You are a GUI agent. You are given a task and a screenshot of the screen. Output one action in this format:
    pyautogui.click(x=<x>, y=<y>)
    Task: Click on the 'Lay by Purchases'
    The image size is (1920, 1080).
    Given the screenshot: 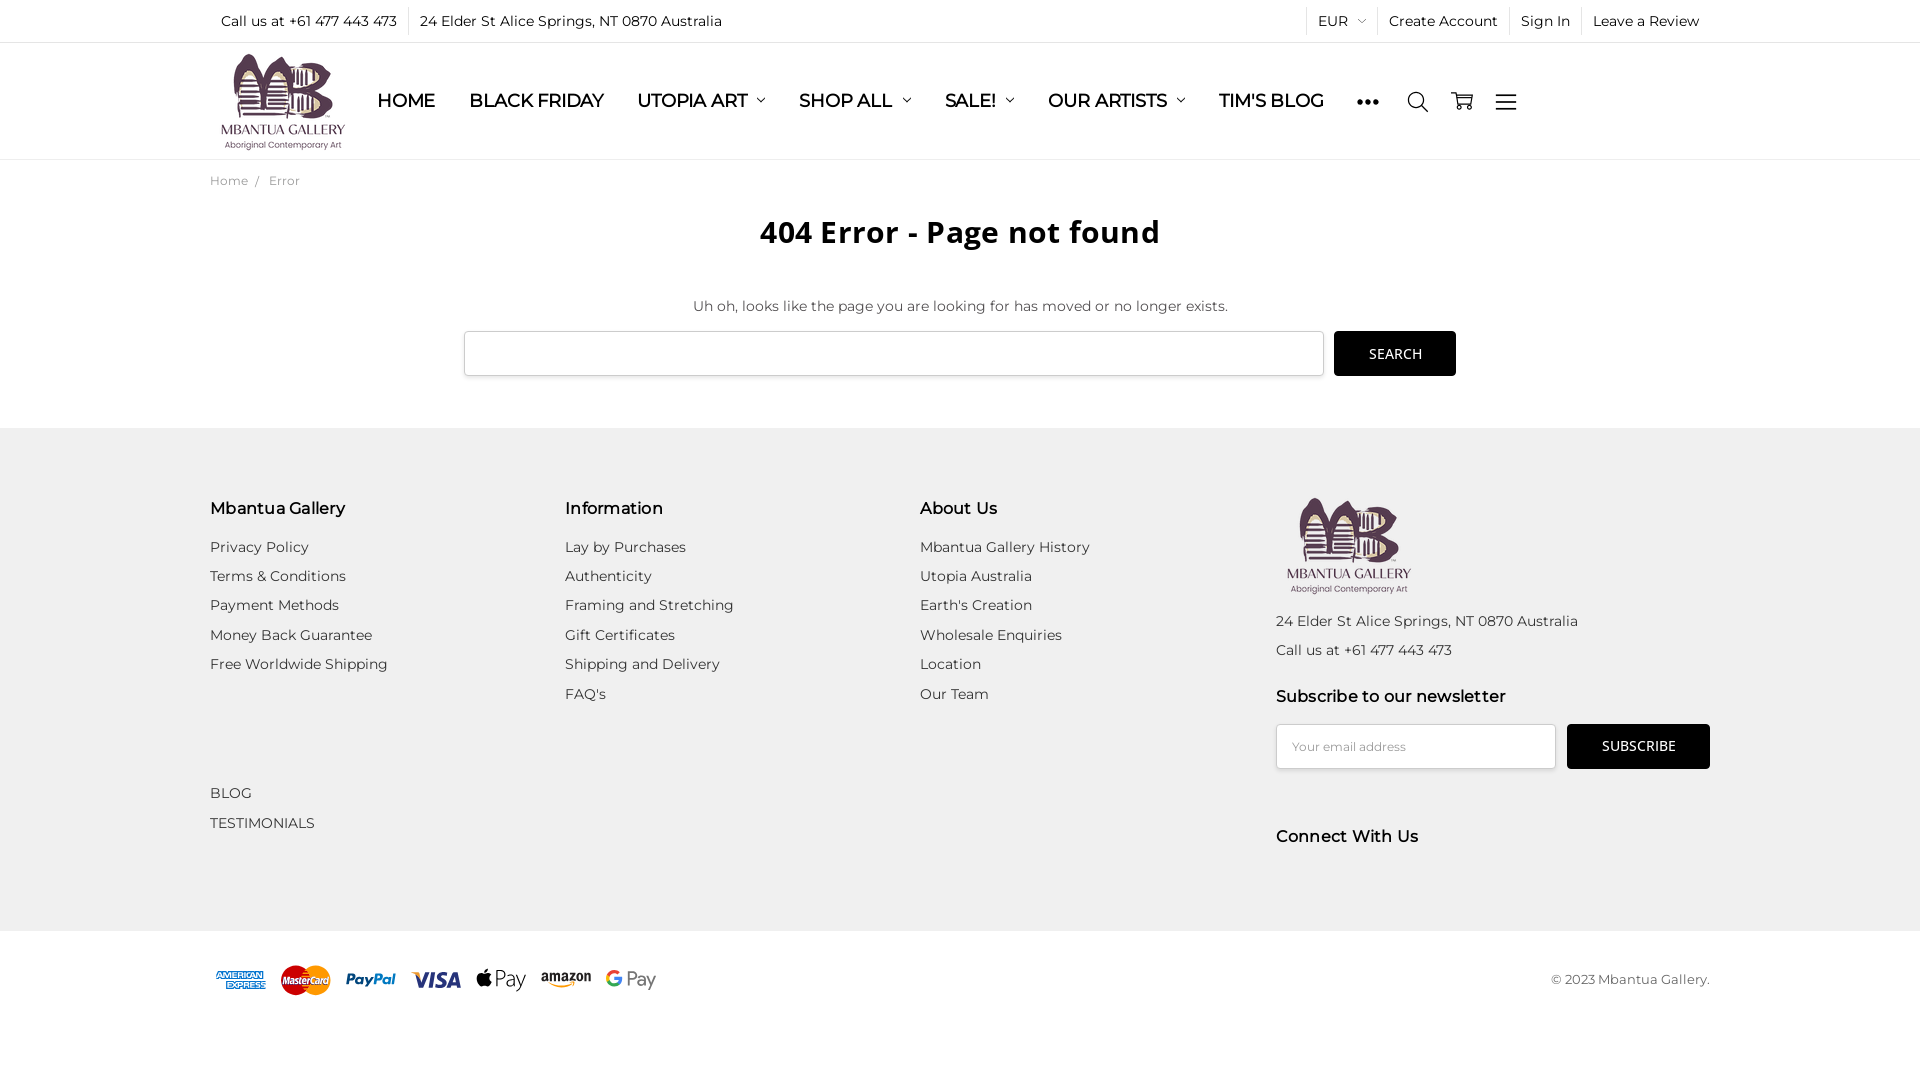 What is the action you would take?
    pyautogui.click(x=564, y=547)
    